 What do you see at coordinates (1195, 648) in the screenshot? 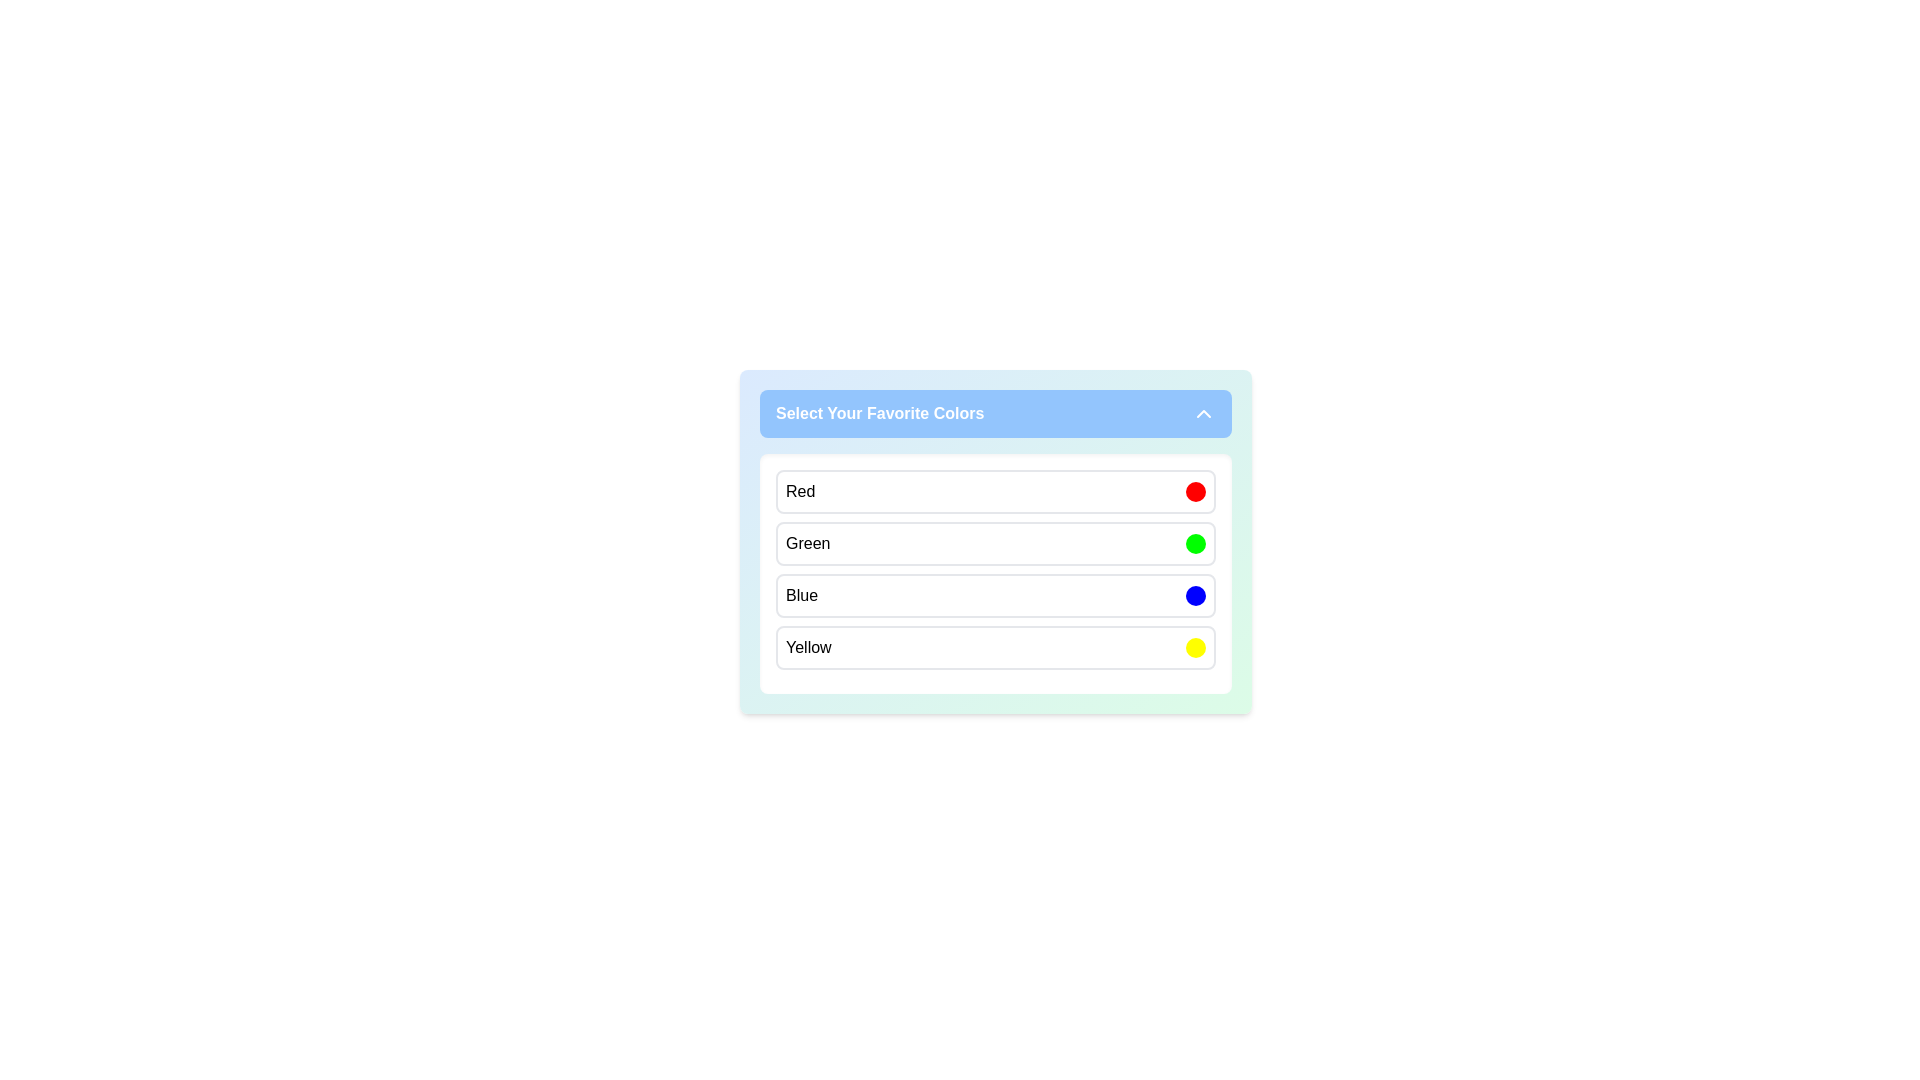
I see `the decorative color marker indicating 'Yellow', which is located at the far-right position of the last item in the list under 'Select Your Favorite Colors'` at bounding box center [1195, 648].